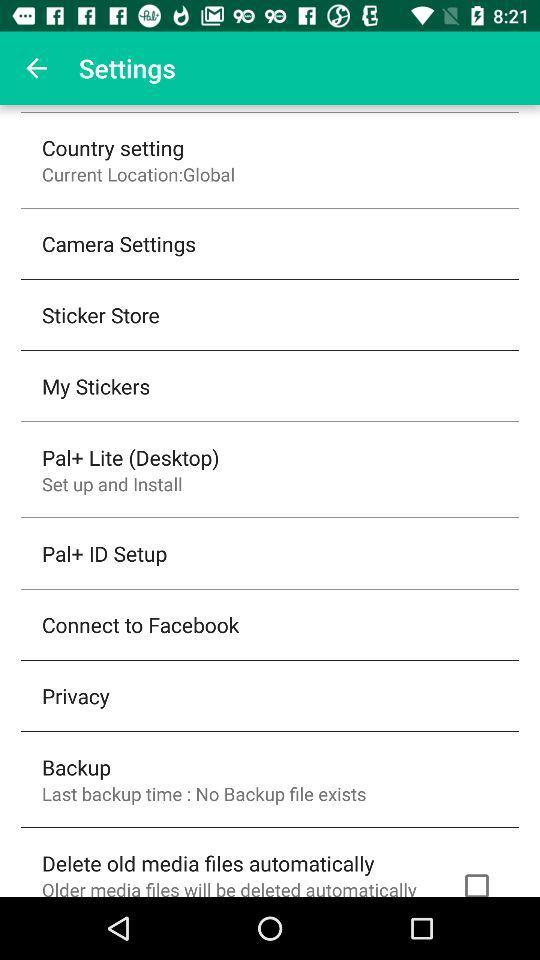 This screenshot has width=540, height=960. Describe the element at coordinates (475, 880) in the screenshot. I see `icon to the right of the older media files` at that location.